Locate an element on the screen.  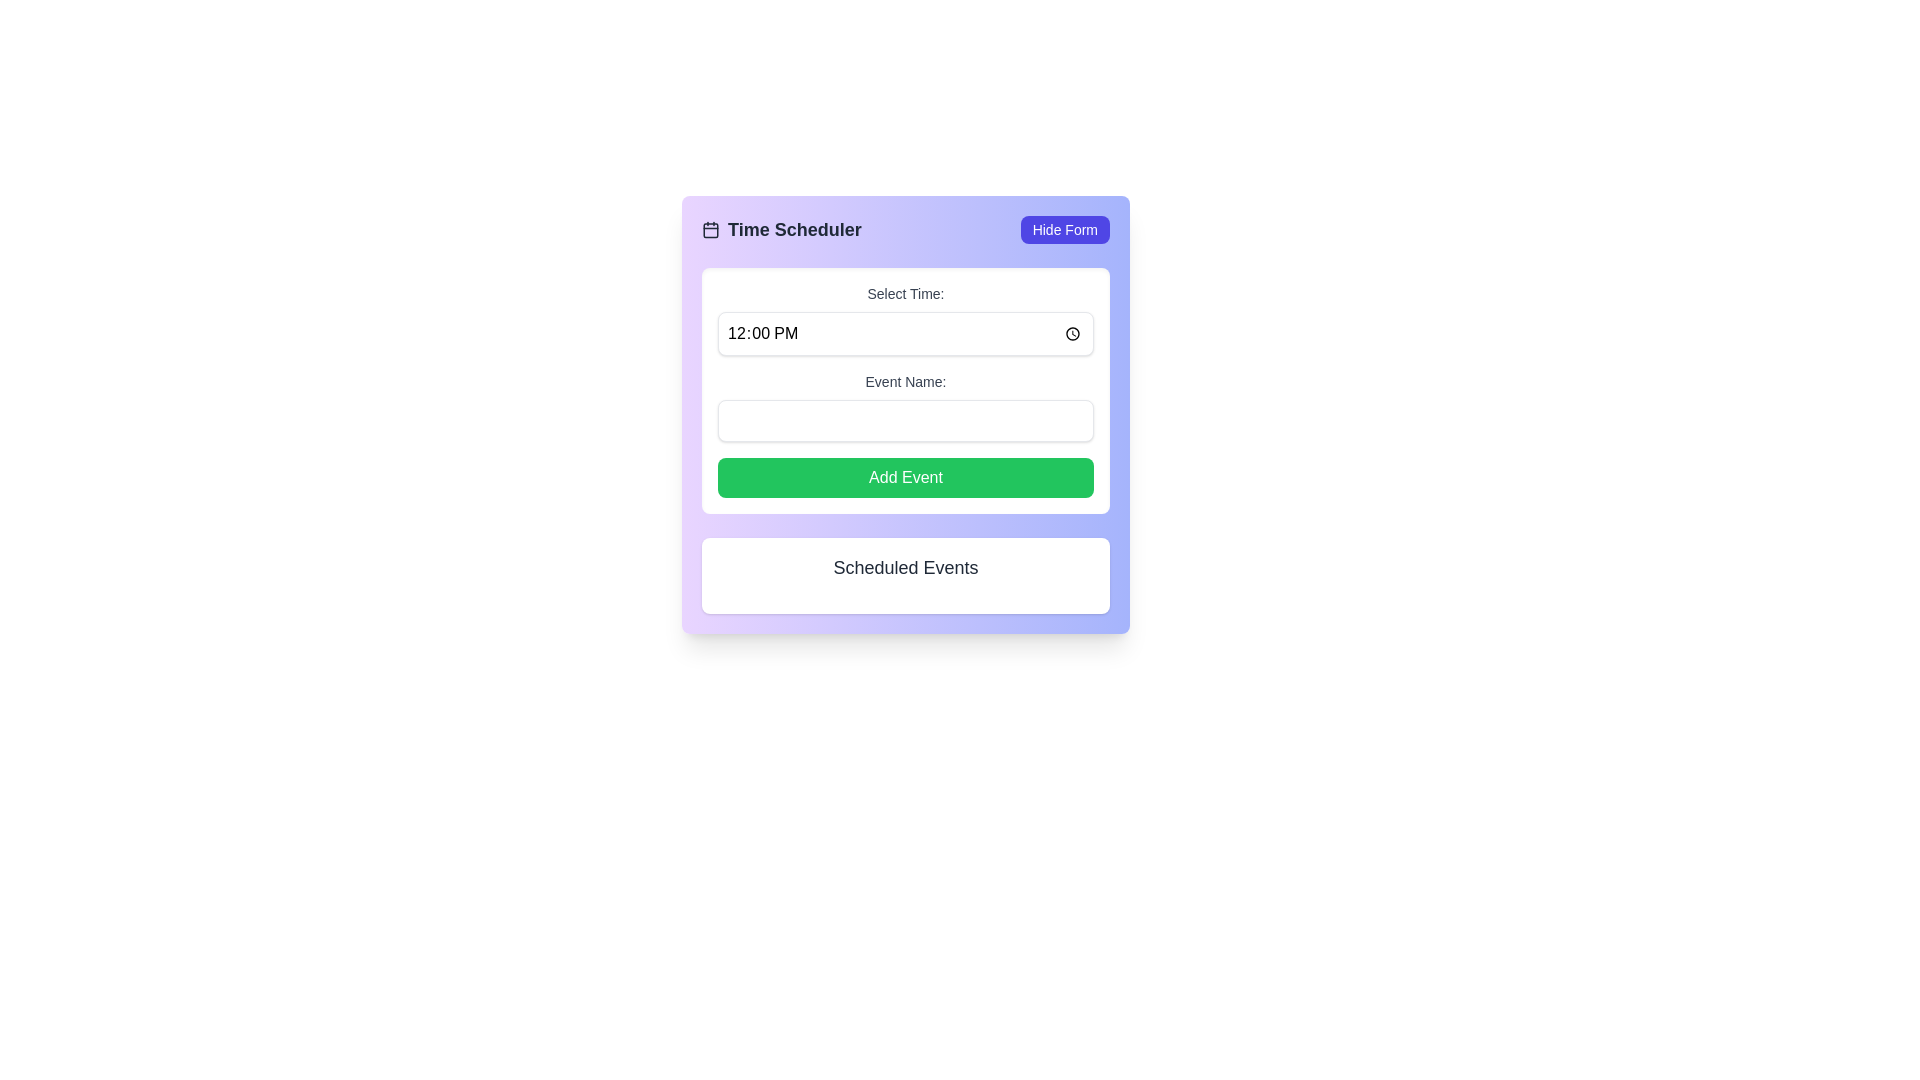
the button located at the top-right corner of the 'Time Scheduler' component to hide the form interface is located at coordinates (1064, 229).